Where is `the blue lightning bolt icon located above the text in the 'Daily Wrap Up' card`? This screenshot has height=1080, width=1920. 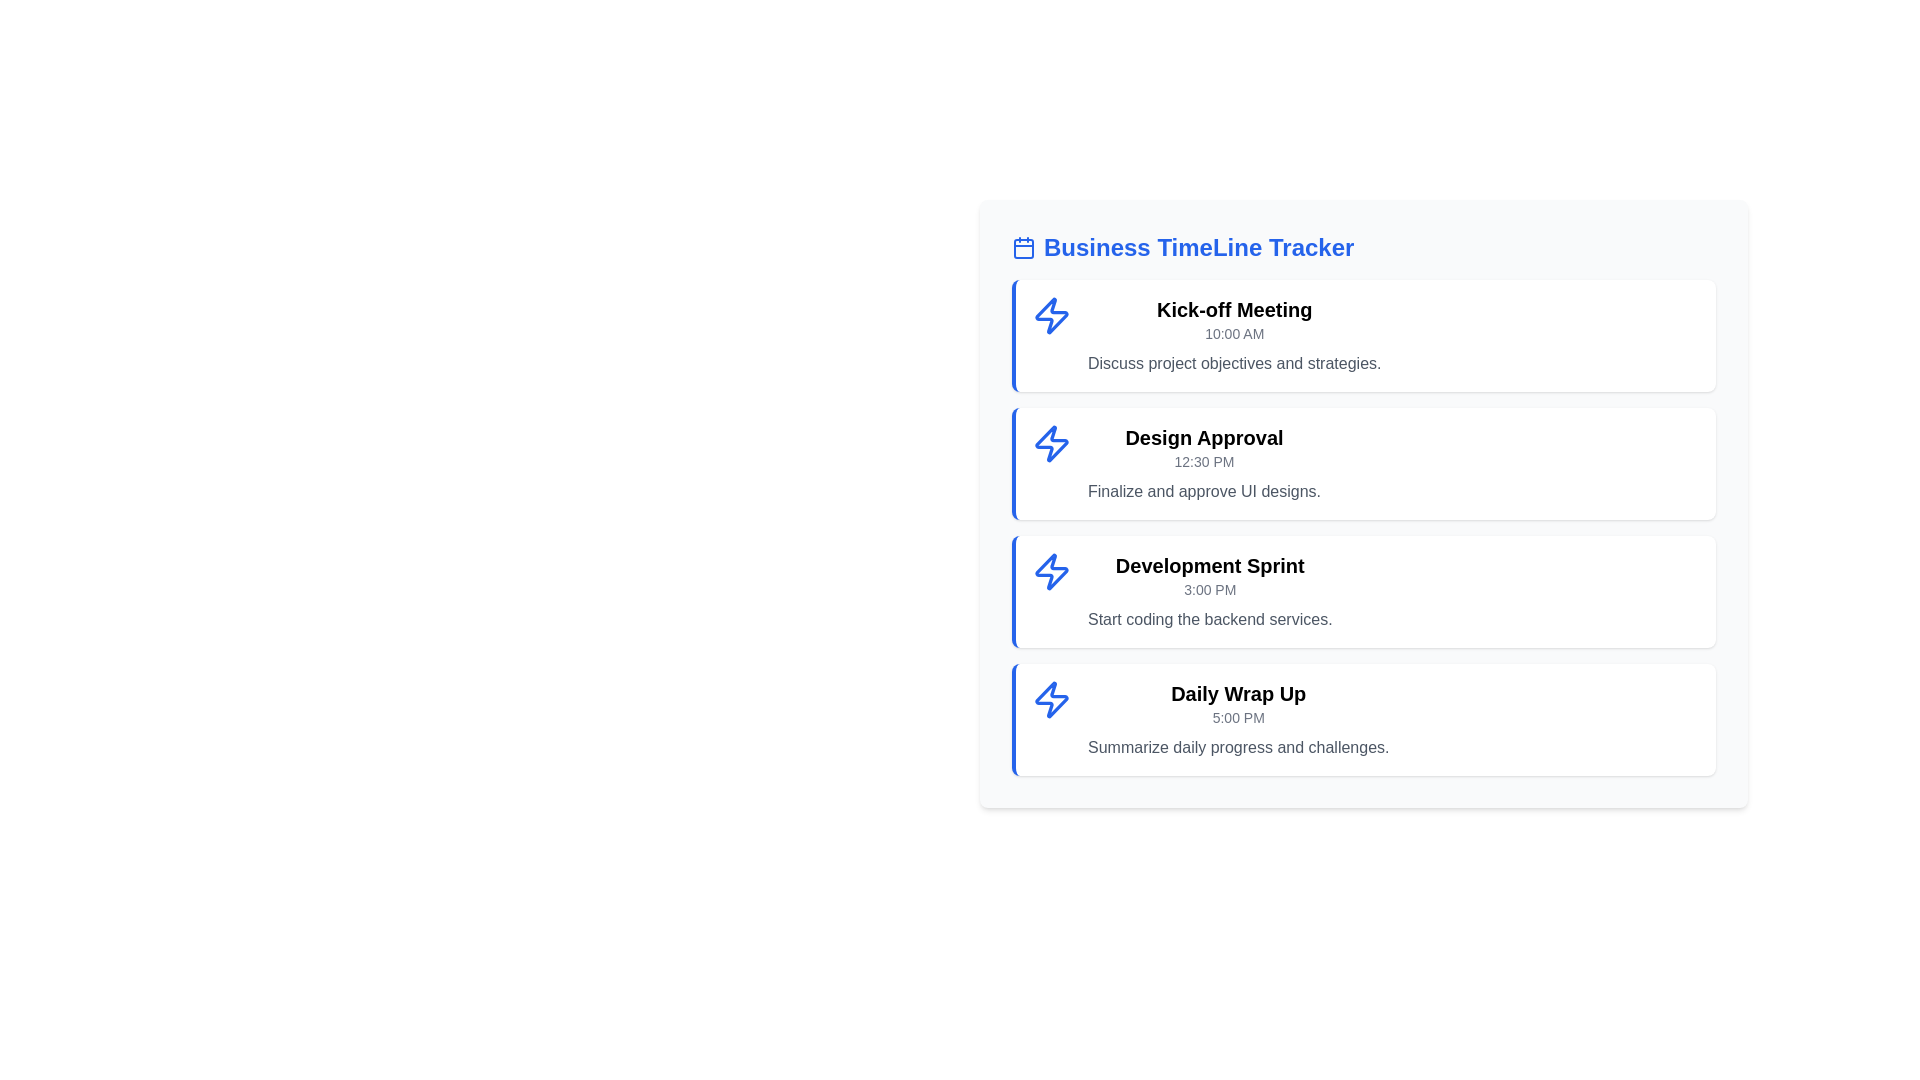
the blue lightning bolt icon located above the text in the 'Daily Wrap Up' card is located at coordinates (1050, 698).